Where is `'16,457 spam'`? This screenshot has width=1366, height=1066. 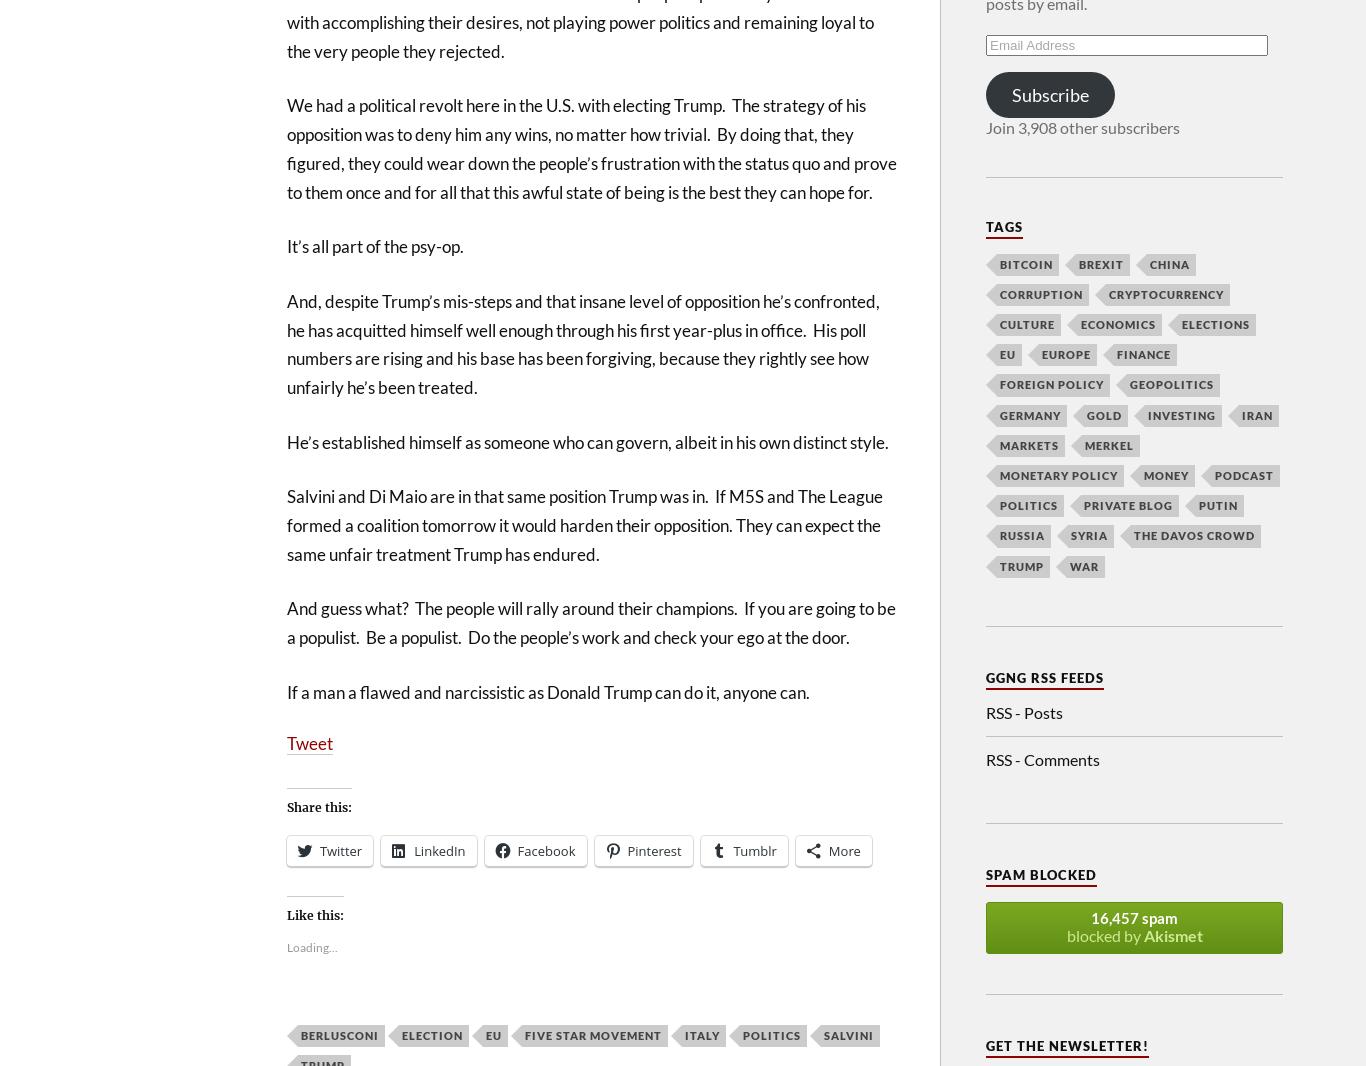
'16,457 spam' is located at coordinates (1133, 918).